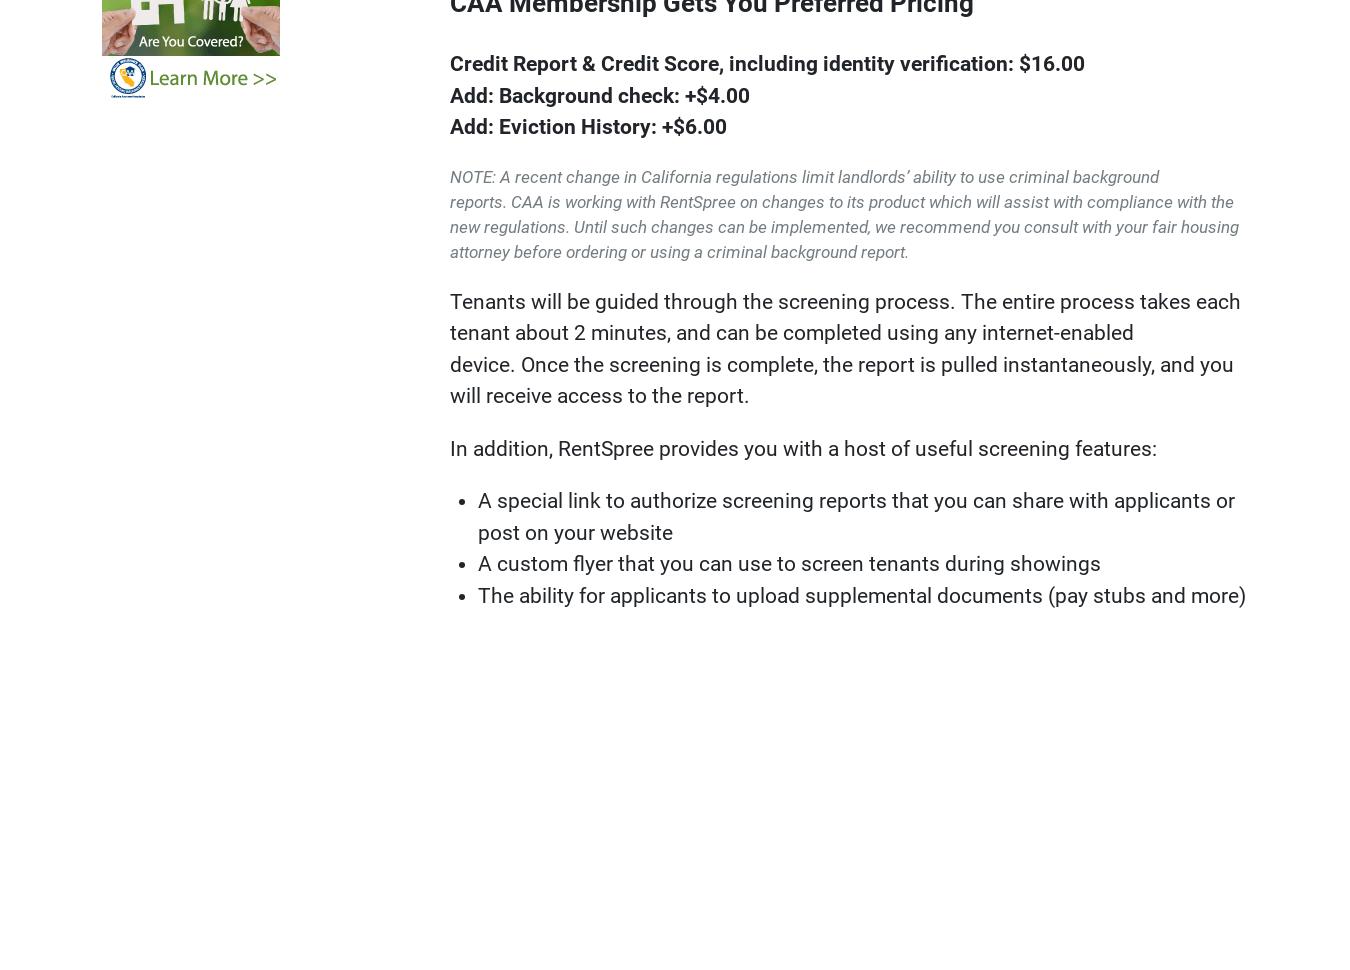  What do you see at coordinates (963, 774) in the screenshot?
I see `'Contact'` at bounding box center [963, 774].